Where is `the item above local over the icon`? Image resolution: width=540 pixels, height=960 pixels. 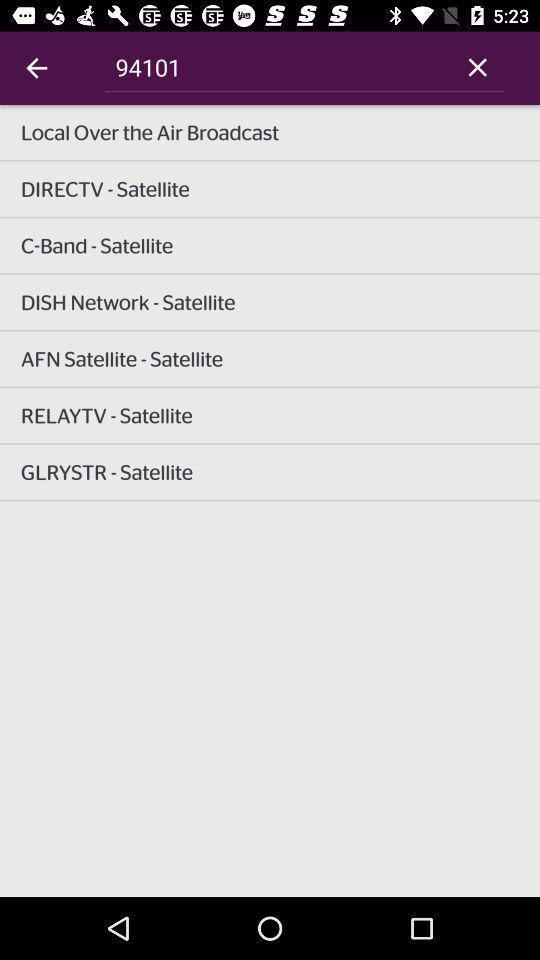
the item above local over the icon is located at coordinates (476, 67).